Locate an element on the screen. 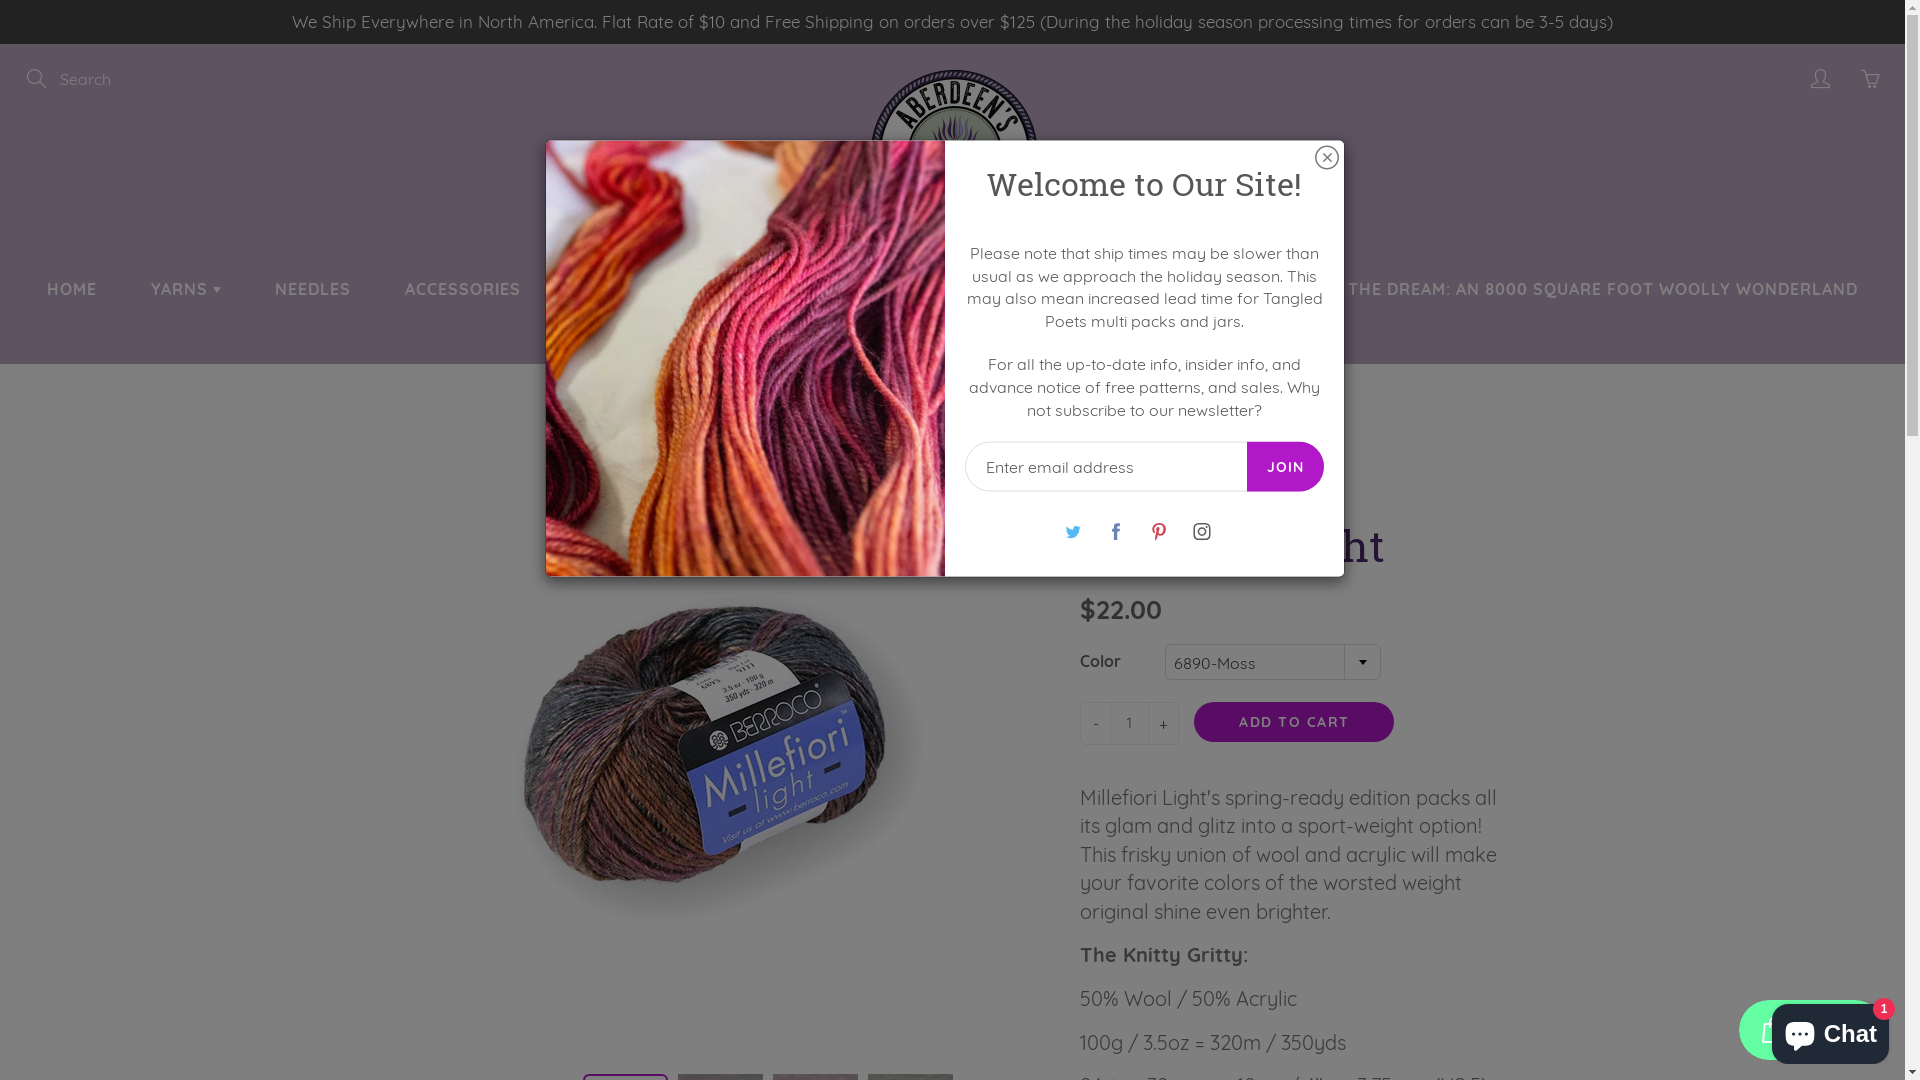 The height and width of the screenshot is (1080, 1920). 'KITS' is located at coordinates (599, 289).